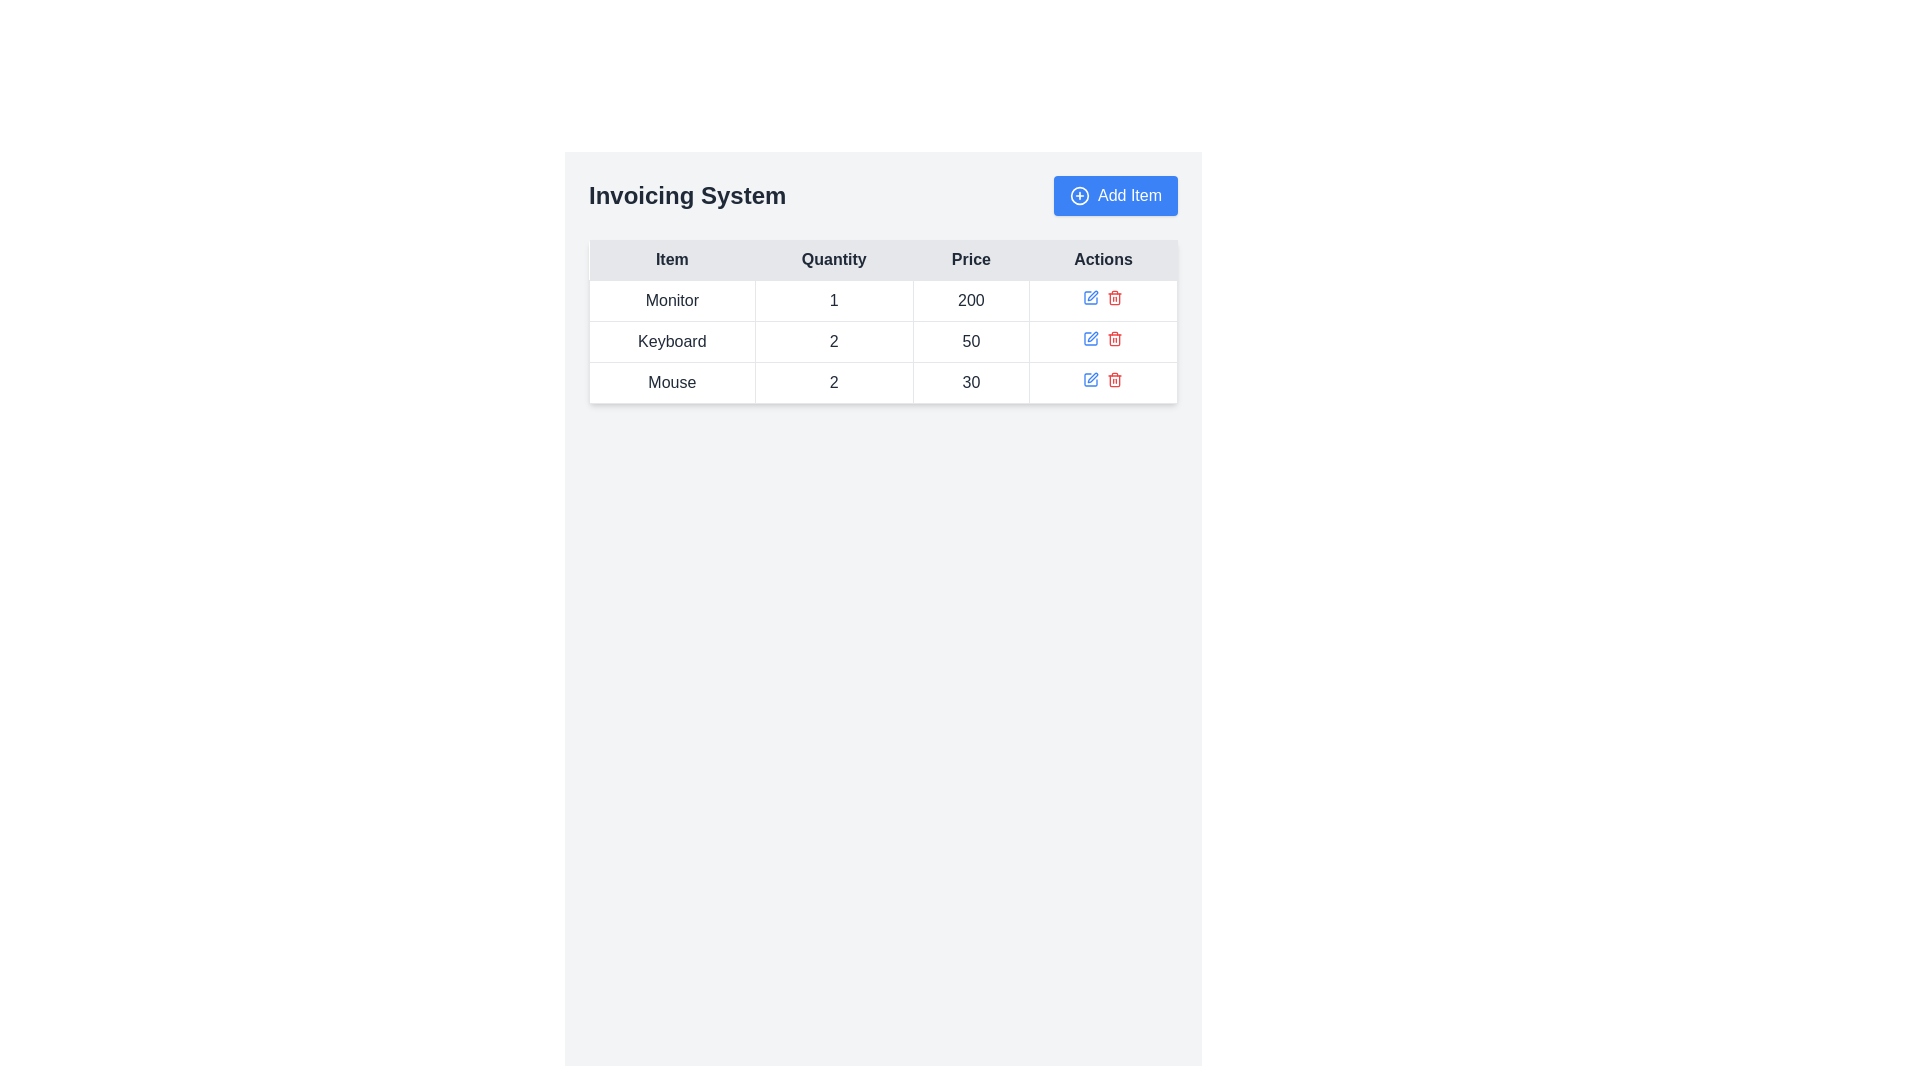  Describe the element at coordinates (834, 300) in the screenshot. I see `displayed text in the 'Quantity' column of the first row of the invoice table for the item 'Monitor'` at that location.